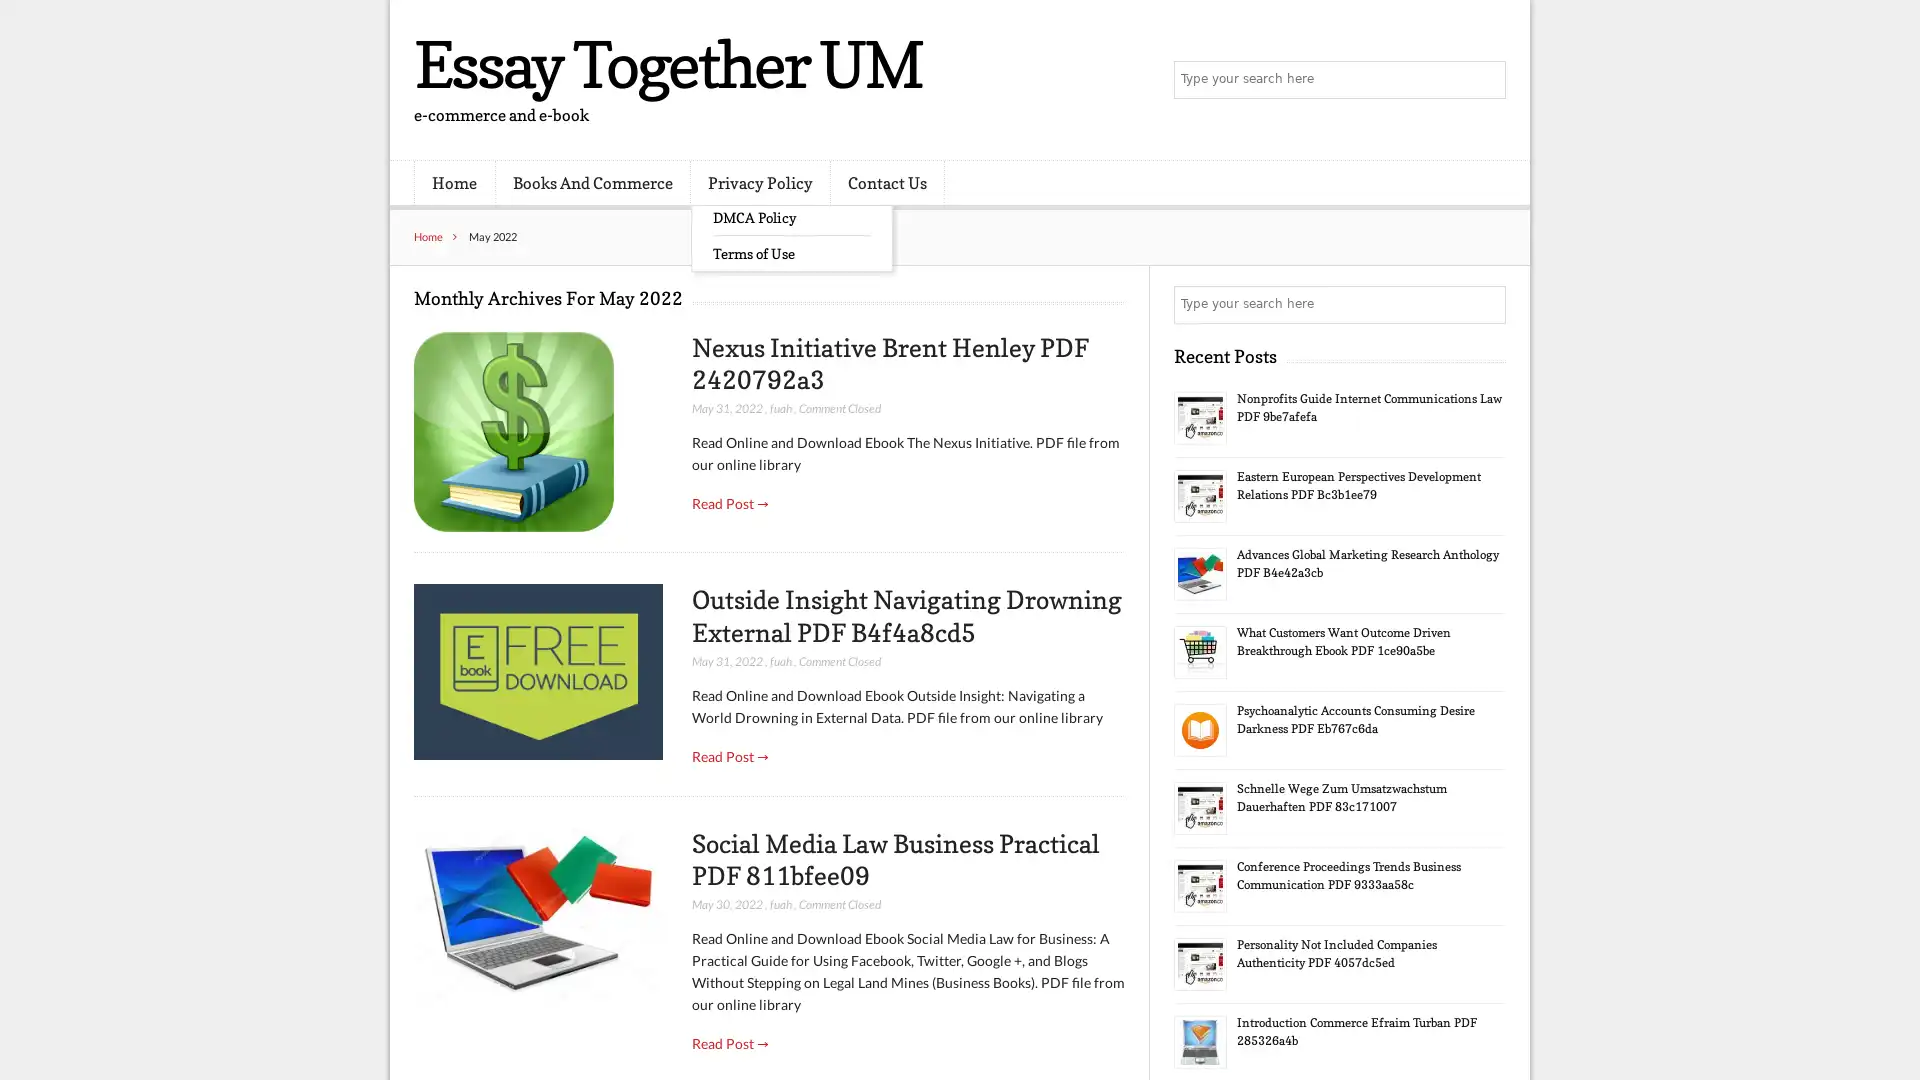 This screenshot has width=1920, height=1080. Describe the element at coordinates (1485, 304) in the screenshot. I see `Search` at that location.